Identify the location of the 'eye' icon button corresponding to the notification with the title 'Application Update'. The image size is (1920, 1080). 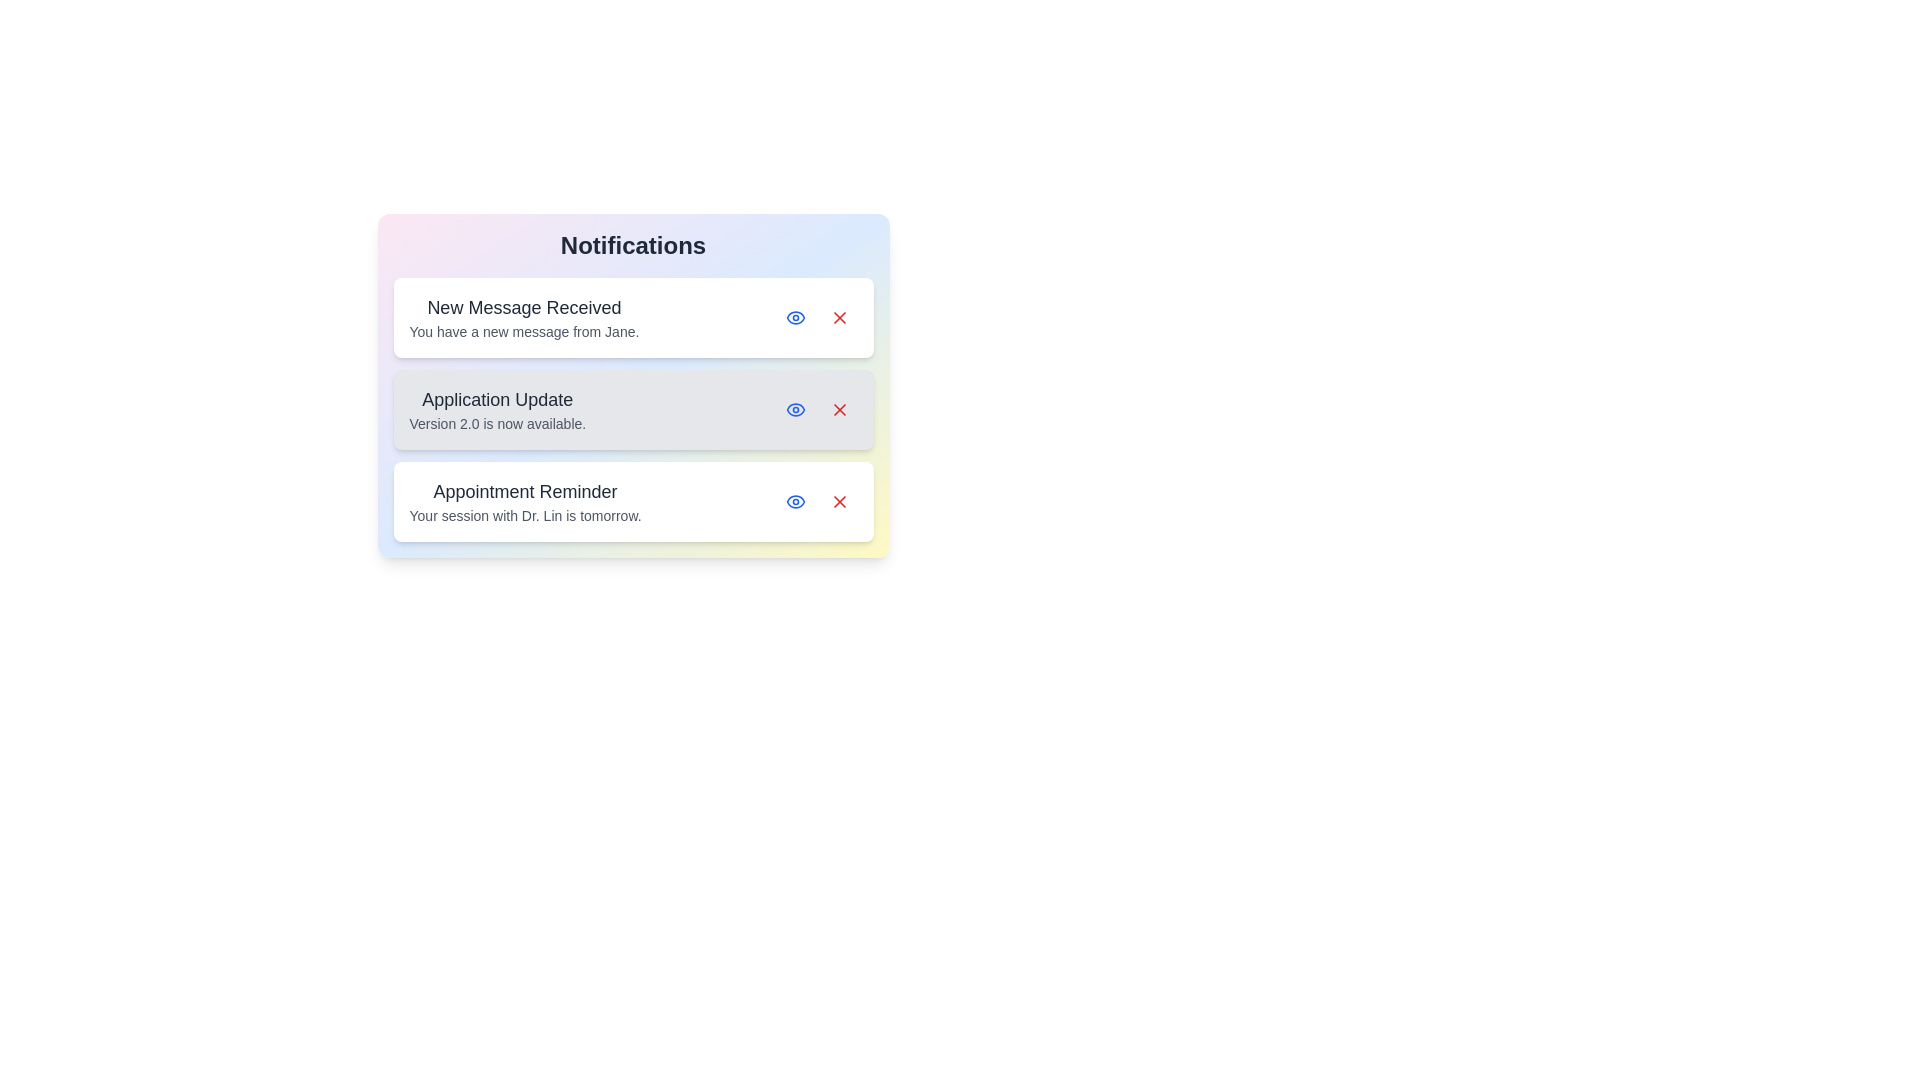
(794, 408).